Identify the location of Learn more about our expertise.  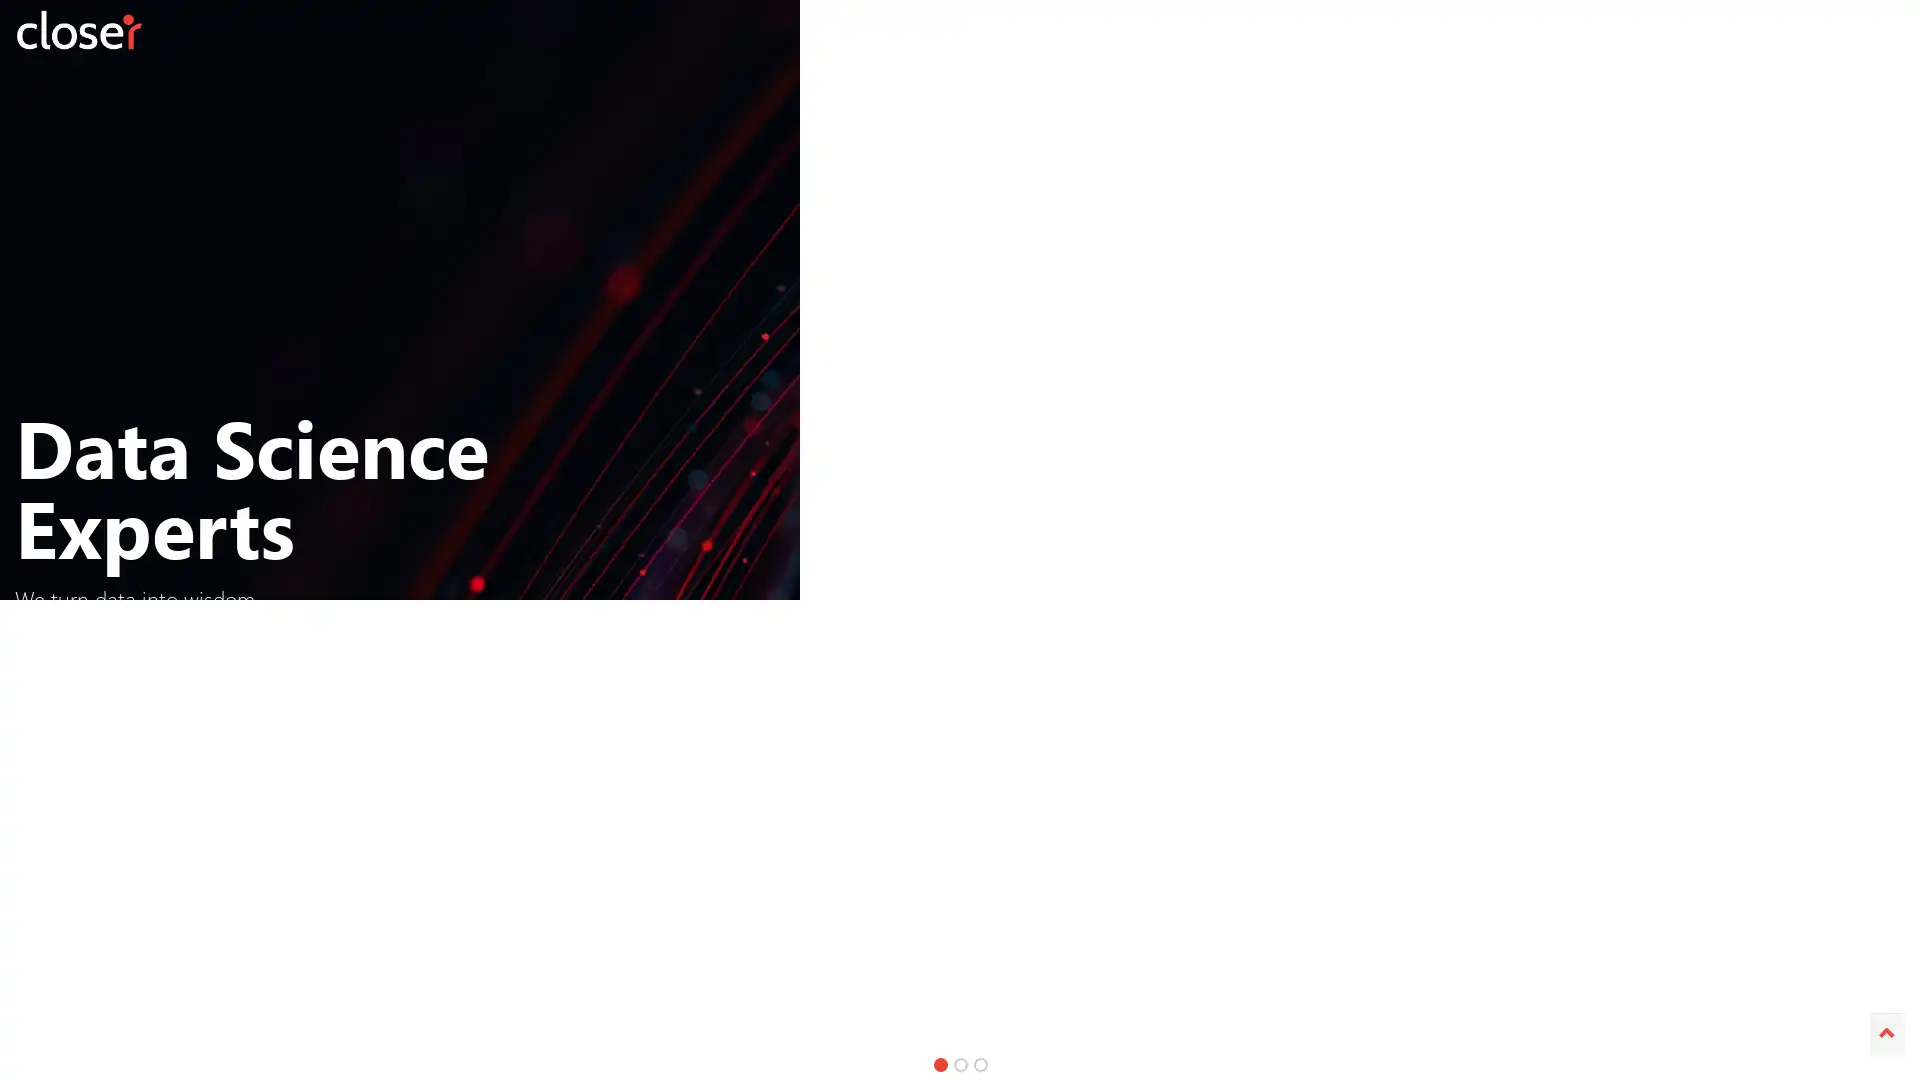
(1339, 653).